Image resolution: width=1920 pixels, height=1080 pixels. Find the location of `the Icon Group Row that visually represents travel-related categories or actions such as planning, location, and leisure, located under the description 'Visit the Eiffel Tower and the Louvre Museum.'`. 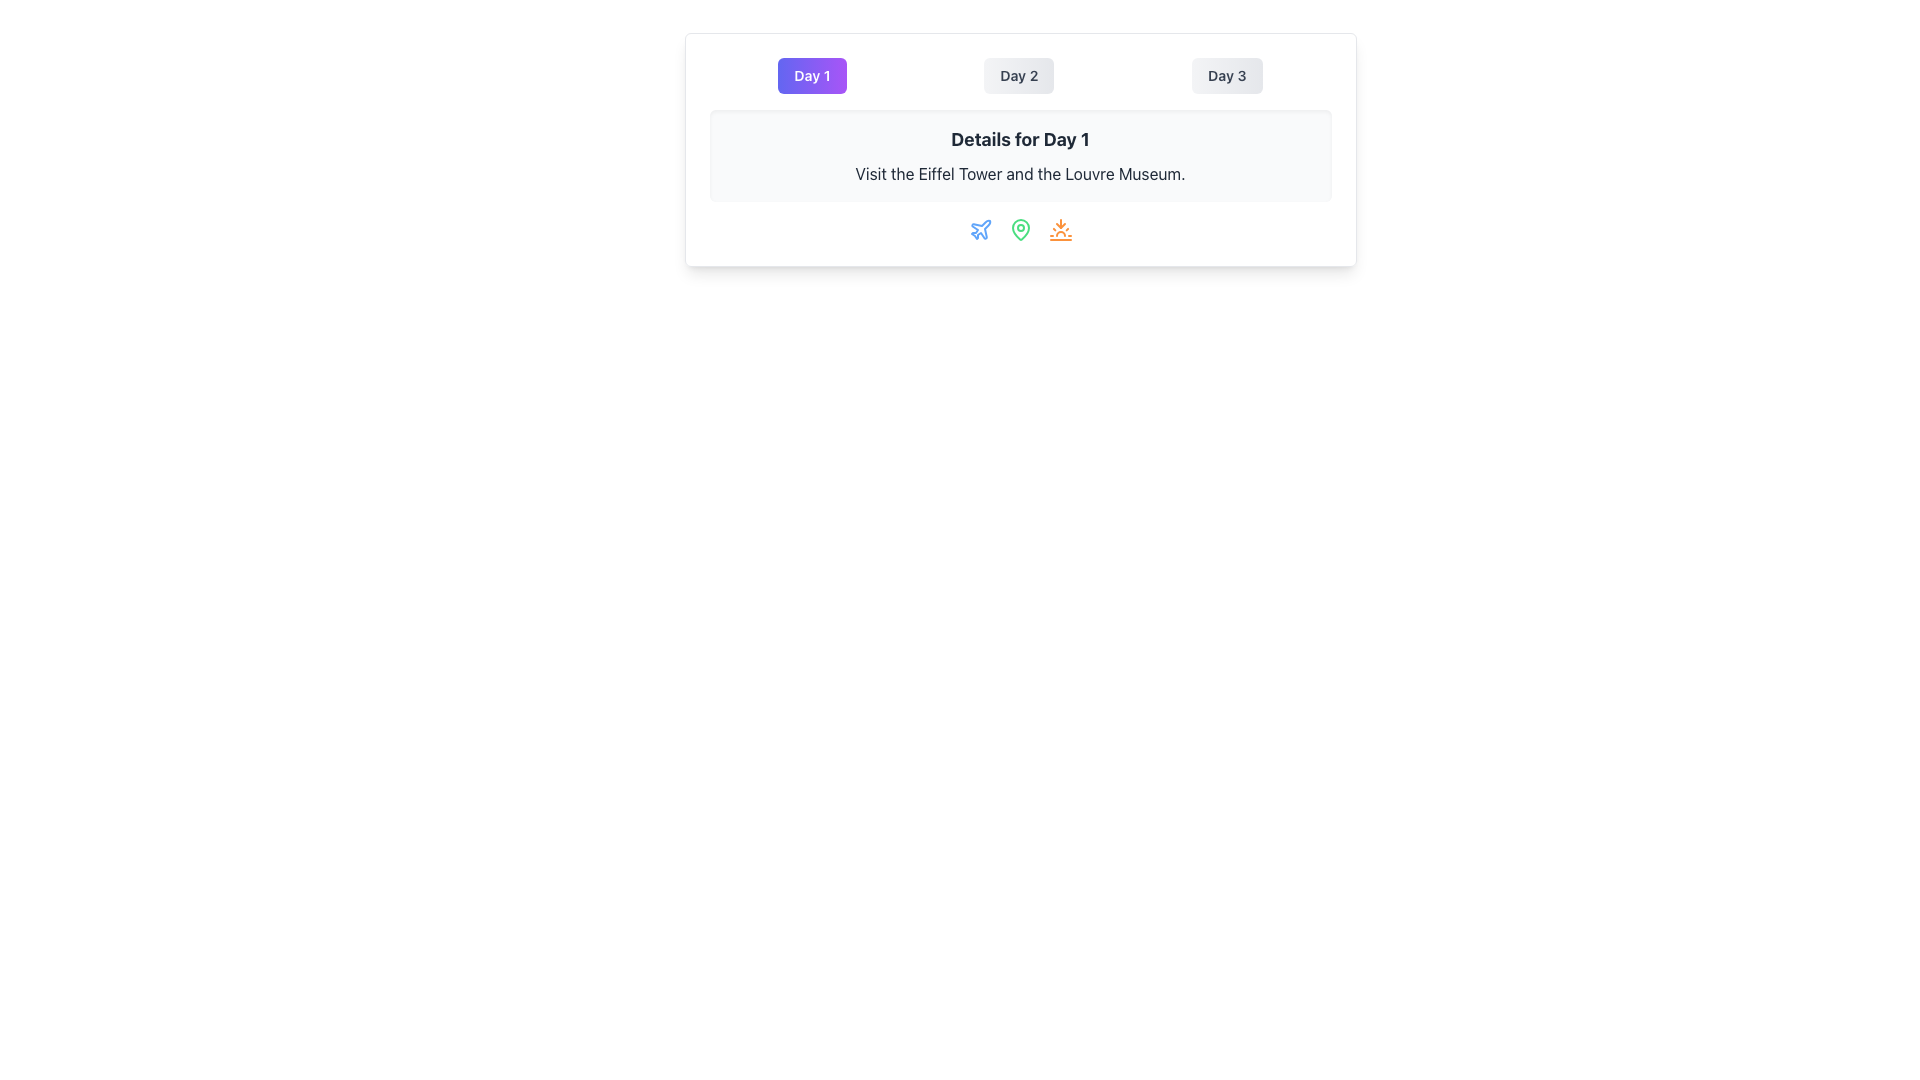

the Icon Group Row that visually represents travel-related categories or actions such as planning, location, and leisure, located under the description 'Visit the Eiffel Tower and the Louvre Museum.' is located at coordinates (1020, 229).